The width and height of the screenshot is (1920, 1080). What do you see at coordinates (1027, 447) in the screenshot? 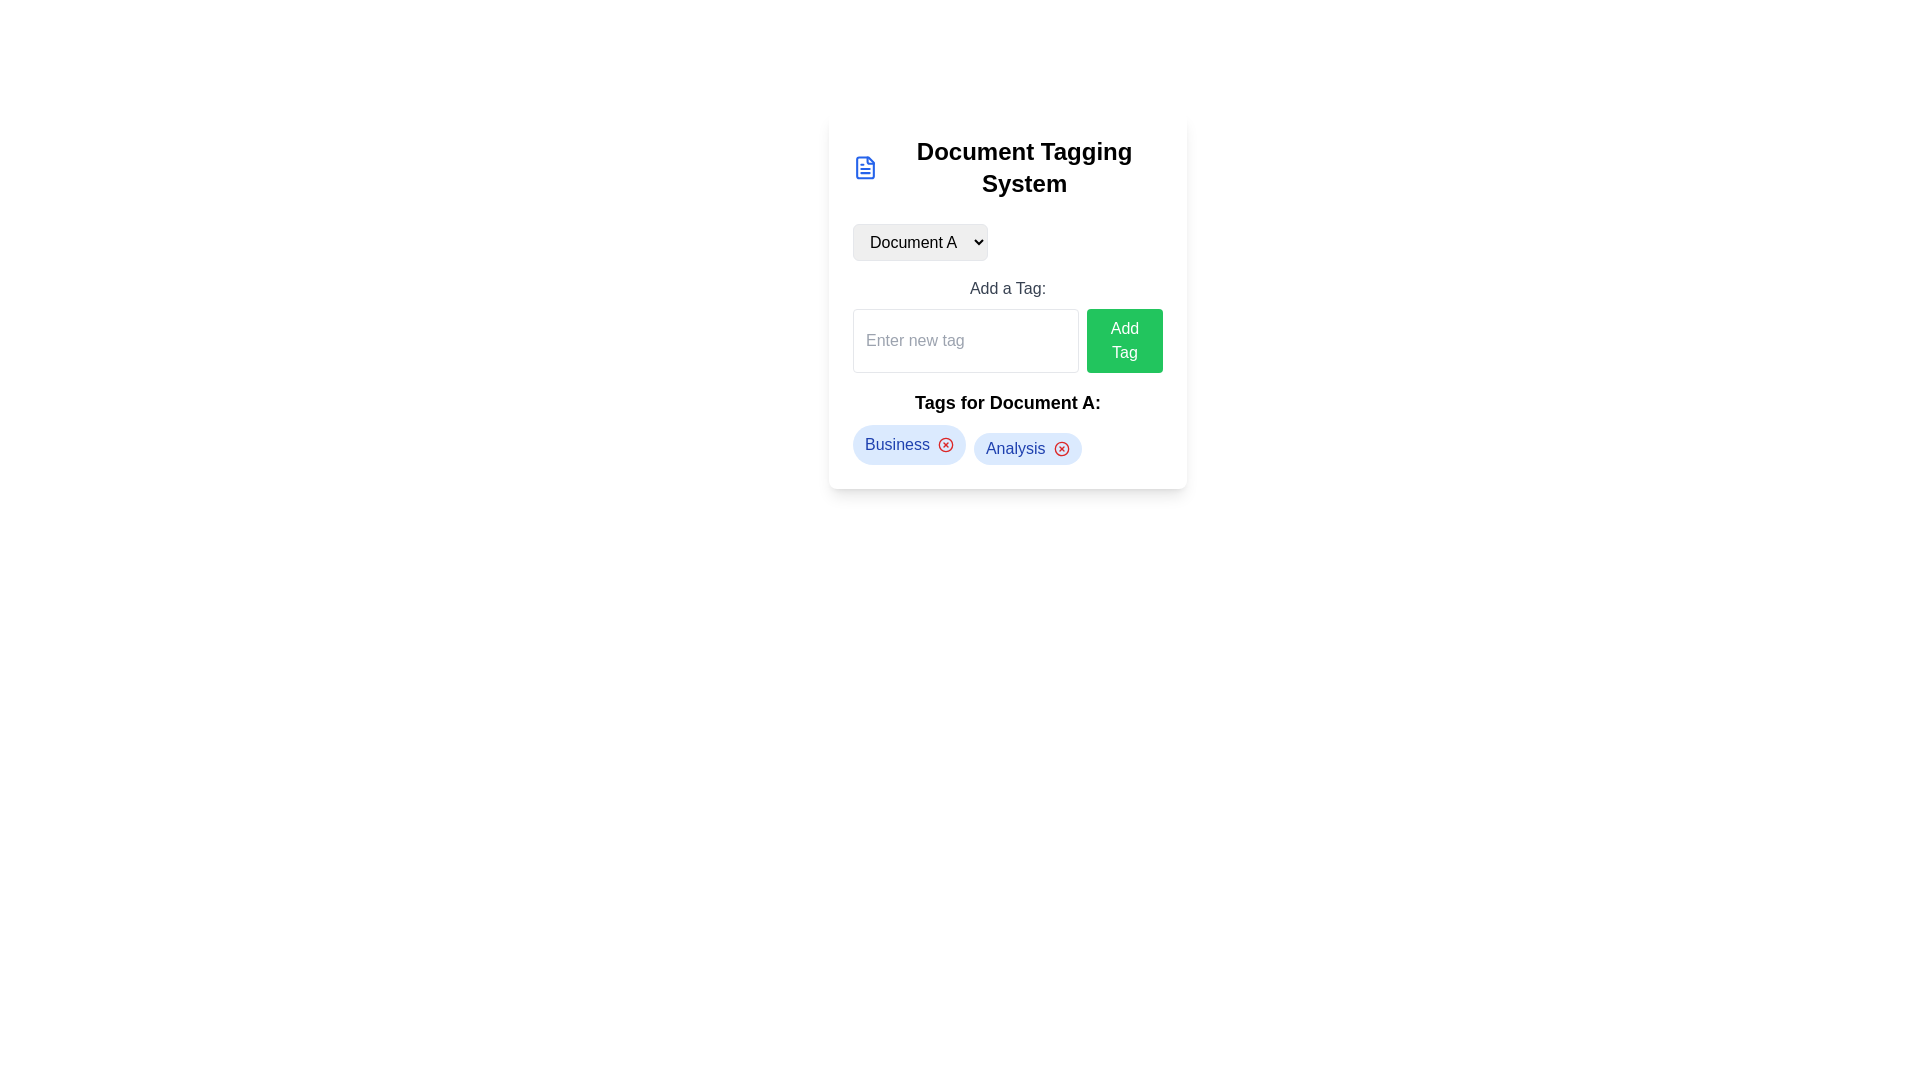
I see `the tag representing the category or label assigned to Document A, located to the right of the 'Business' tag, which includes a removal option` at bounding box center [1027, 447].